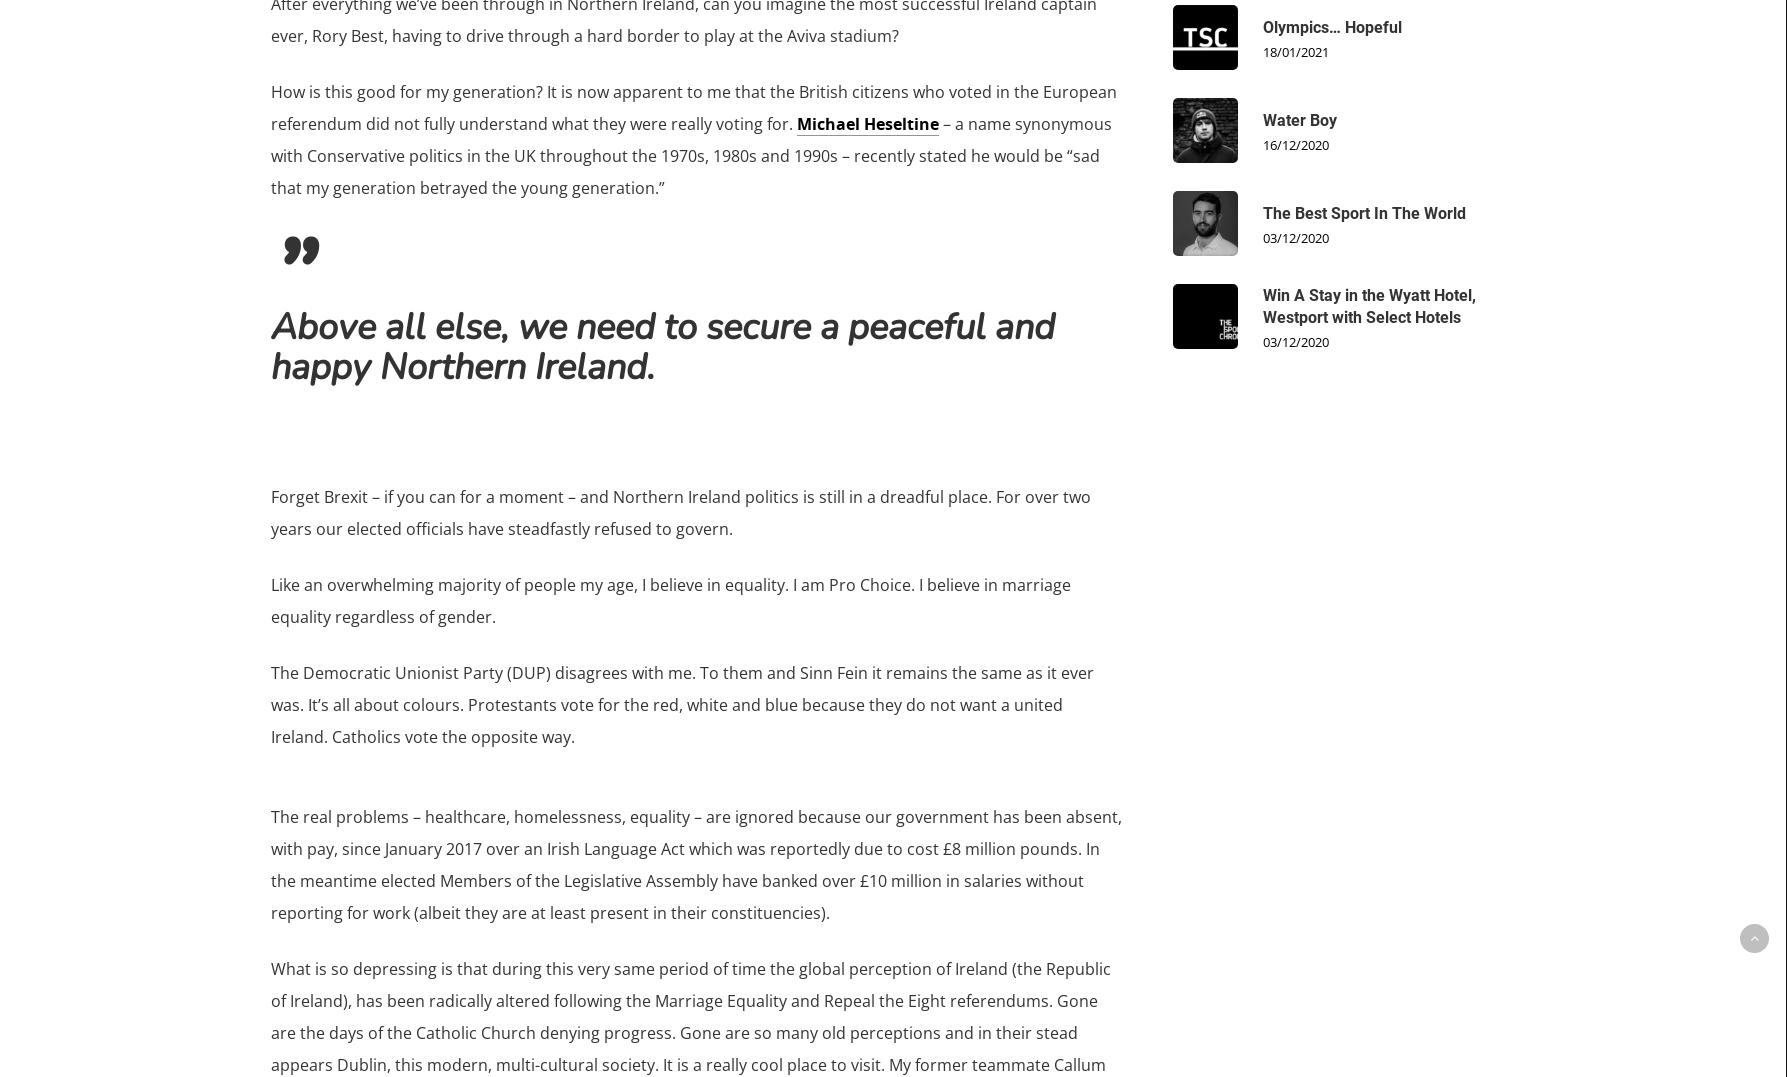 Image resolution: width=1787 pixels, height=1077 pixels. What do you see at coordinates (691, 107) in the screenshot?
I see `'How is this good for my generation? It is now apparent to me that the British citizens who voted in the European referendum did not fully understand what they were really voting for.'` at bounding box center [691, 107].